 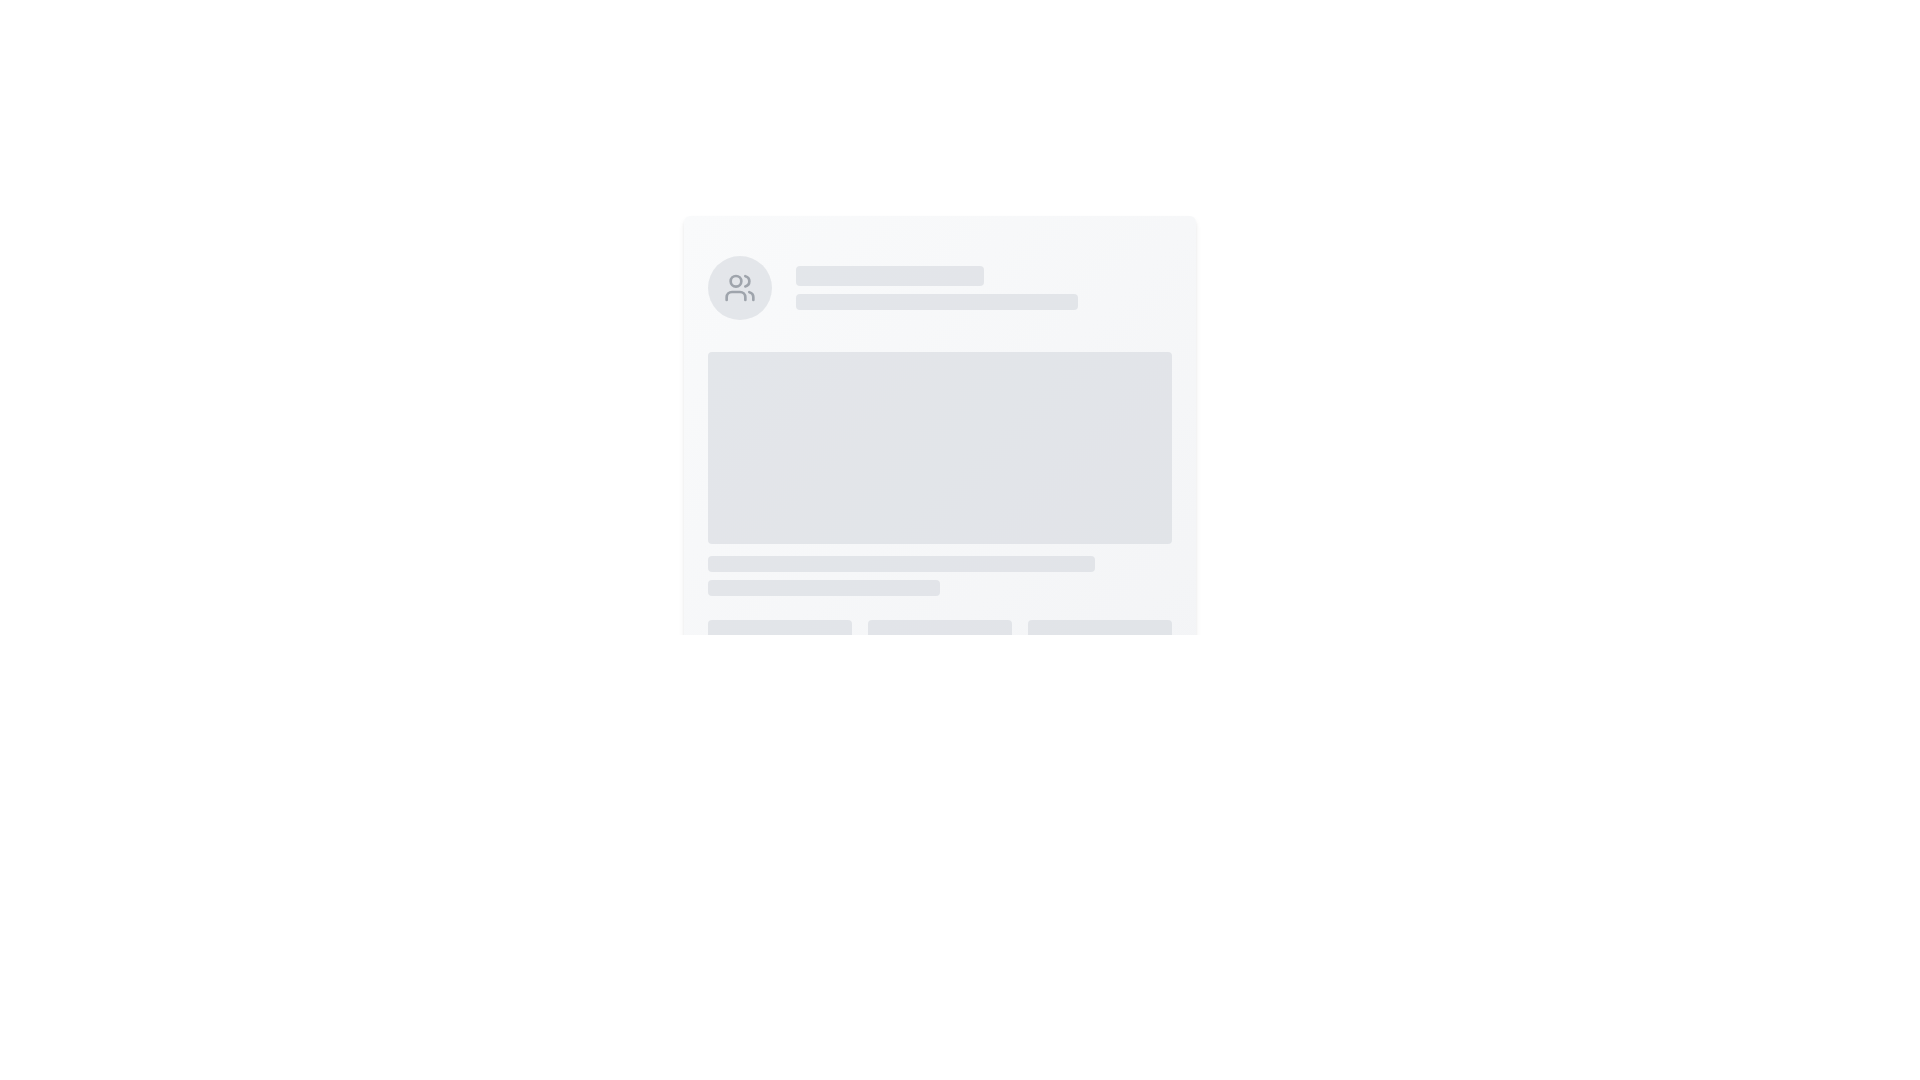 I want to click on the Placeholder element, which is the first element in a row of three similar elements in a grid layout, indicating loading or reserved content, so click(x=778, y=659).